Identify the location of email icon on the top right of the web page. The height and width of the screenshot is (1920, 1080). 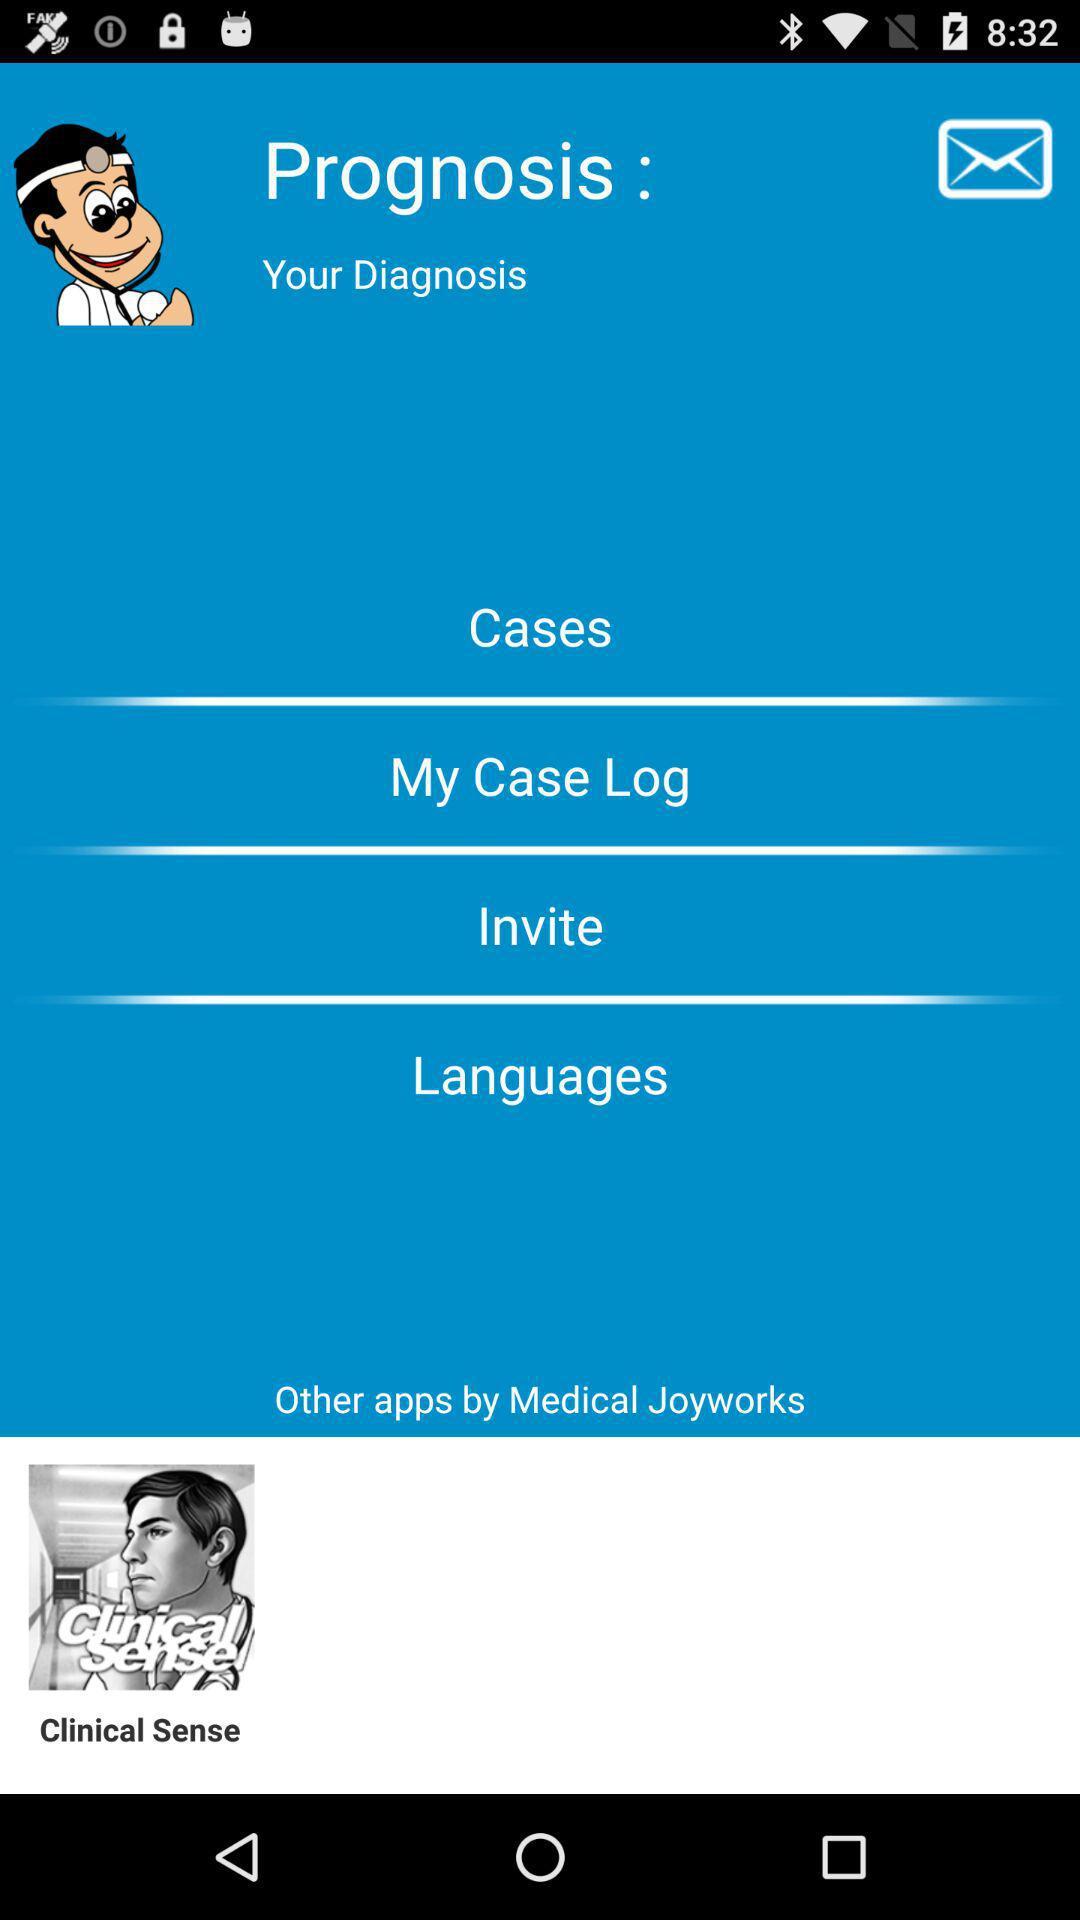
(994, 158).